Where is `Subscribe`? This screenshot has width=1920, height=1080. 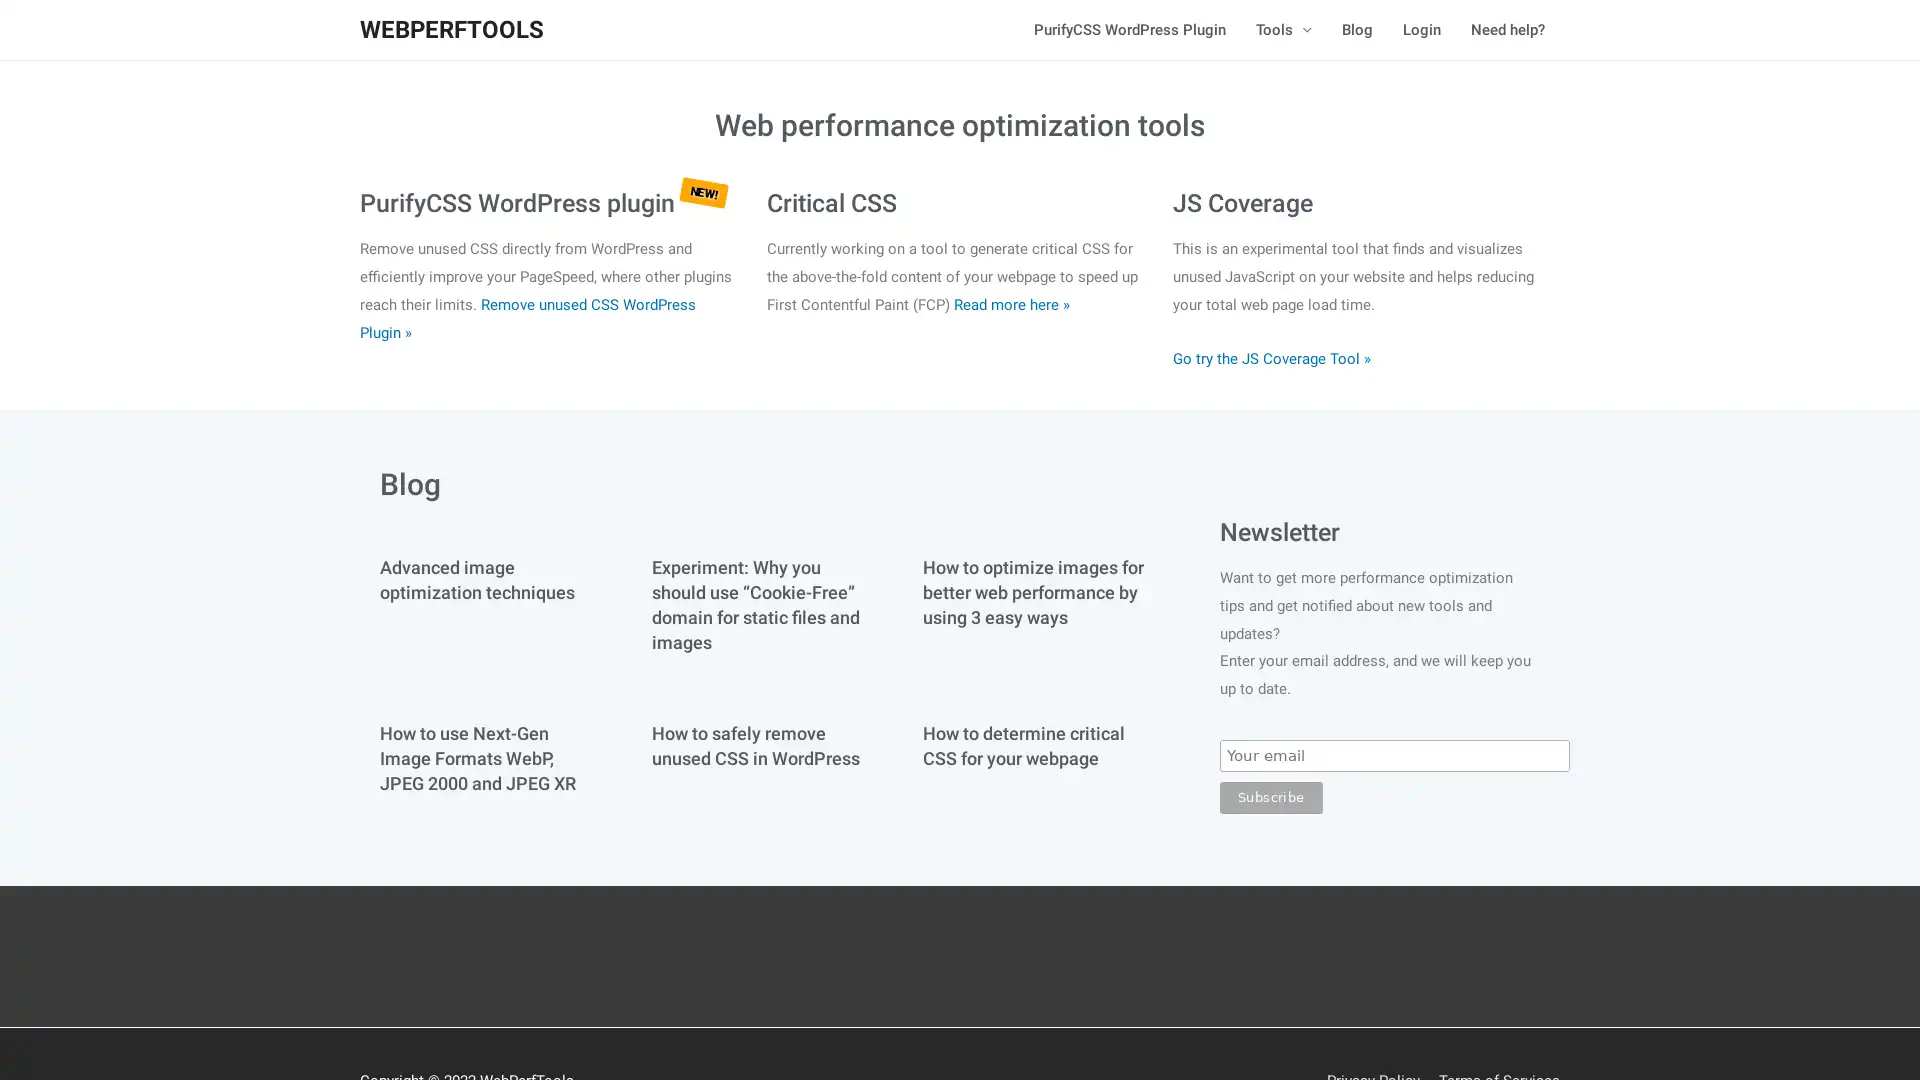
Subscribe is located at coordinates (1270, 797).